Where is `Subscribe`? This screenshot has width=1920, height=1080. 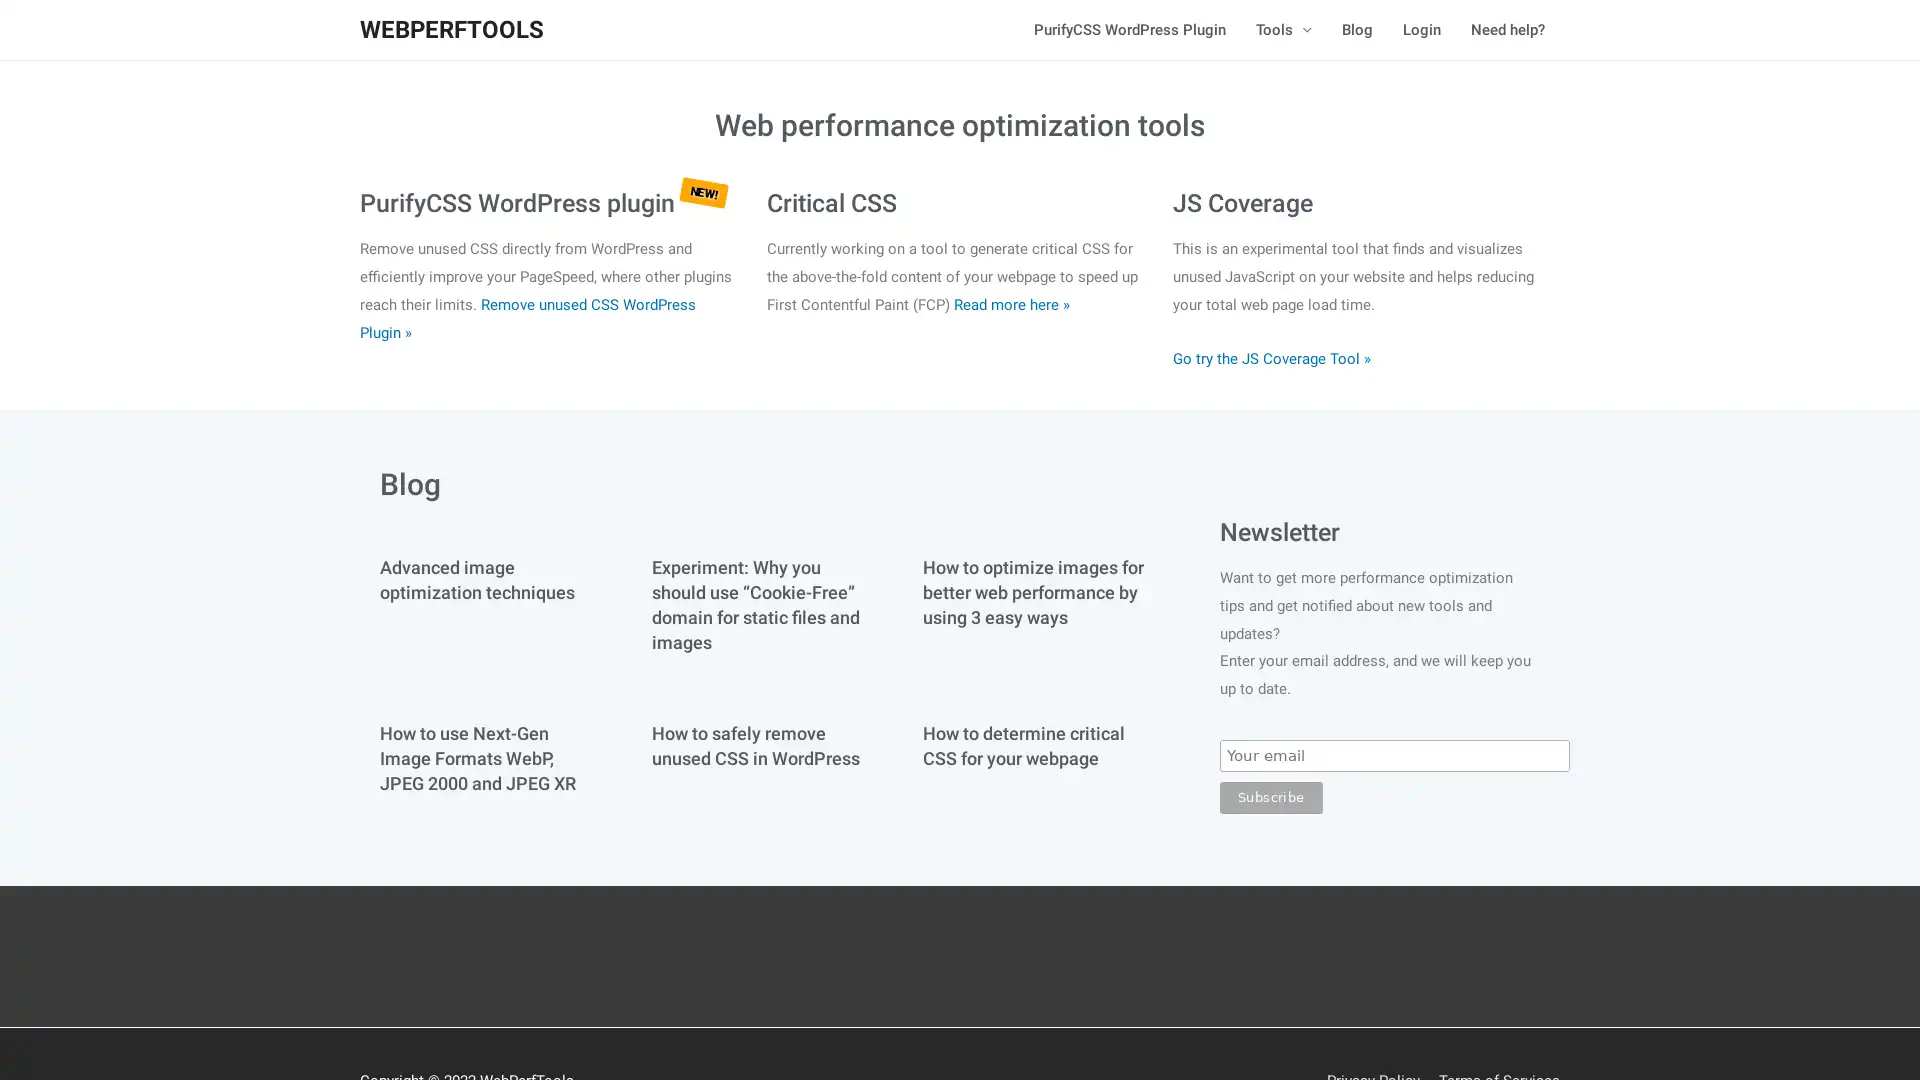
Subscribe is located at coordinates (1270, 797).